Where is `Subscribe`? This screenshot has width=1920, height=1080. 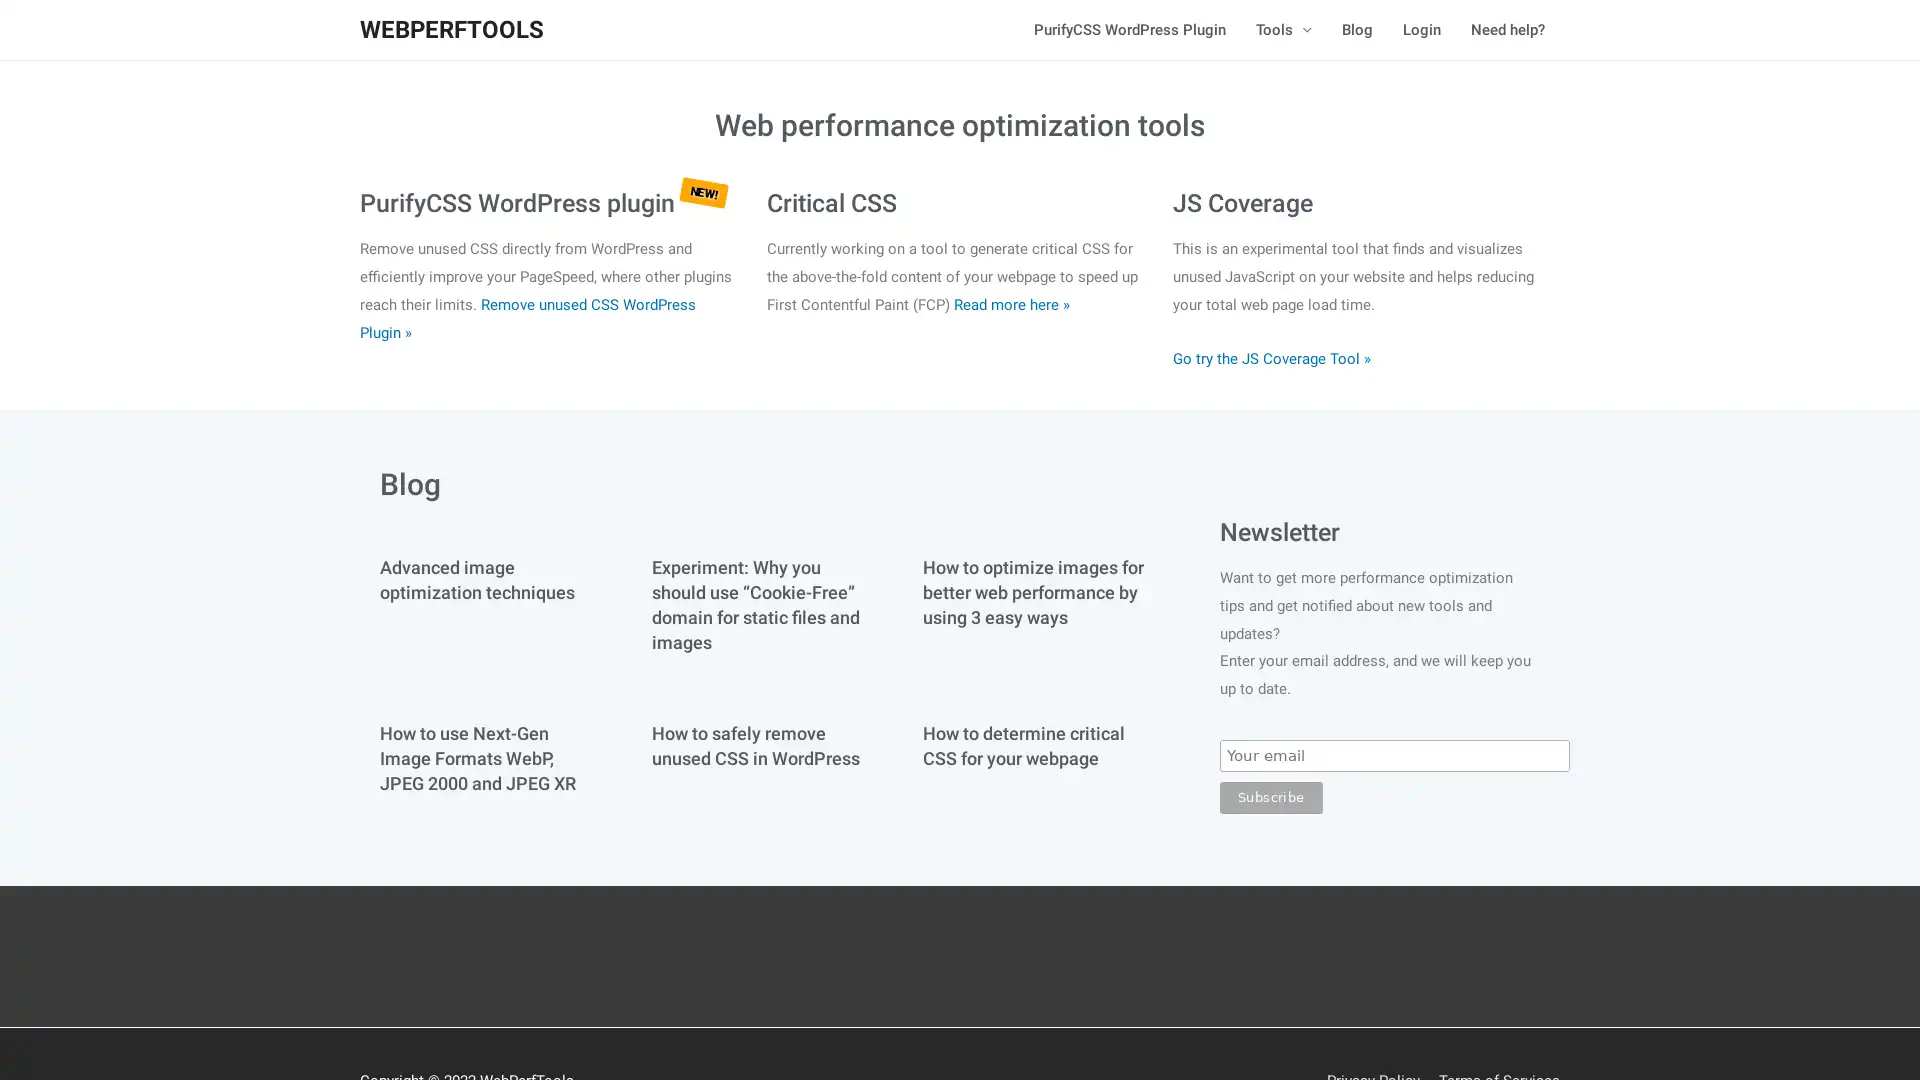
Subscribe is located at coordinates (1270, 797).